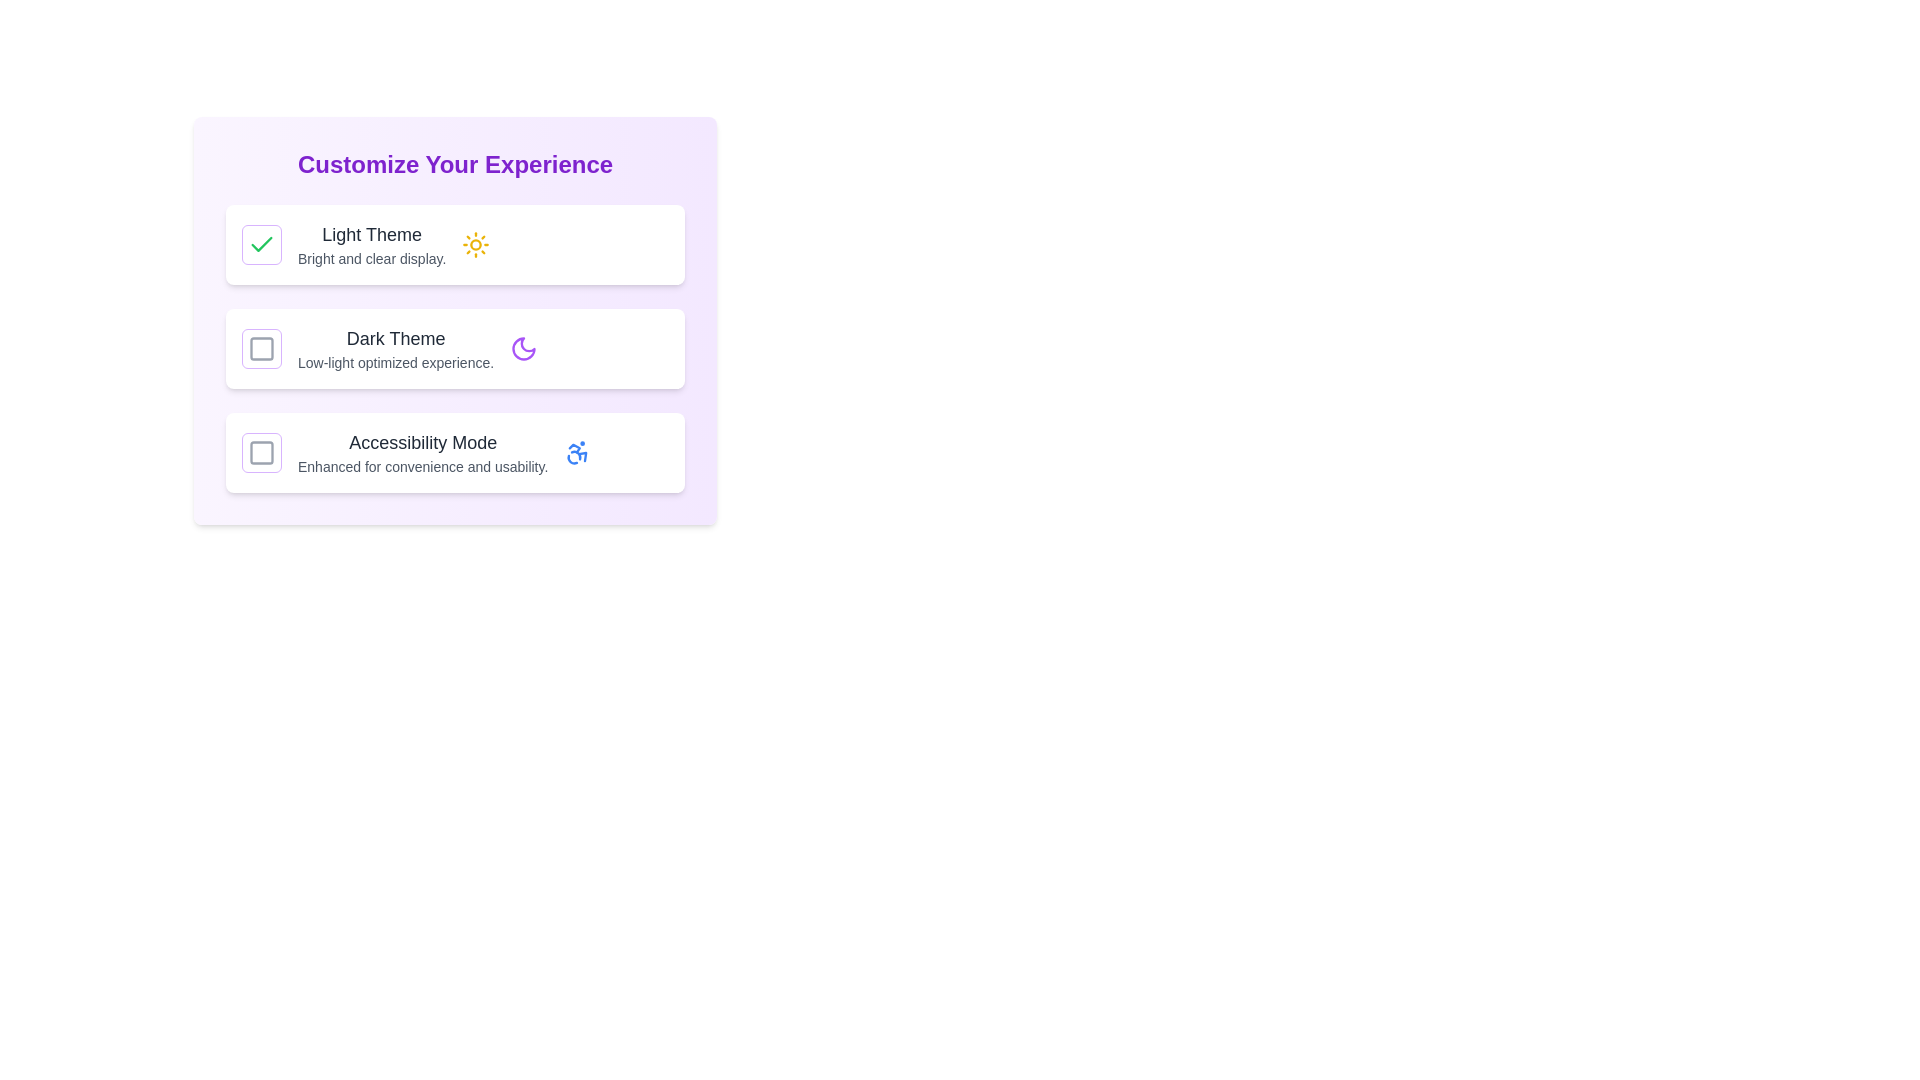 The width and height of the screenshot is (1920, 1080). I want to click on the SVG icon that indicates the 'Light Theme' option is selected, located in the first row of the 'Customize Your Experience' list, so click(261, 244).